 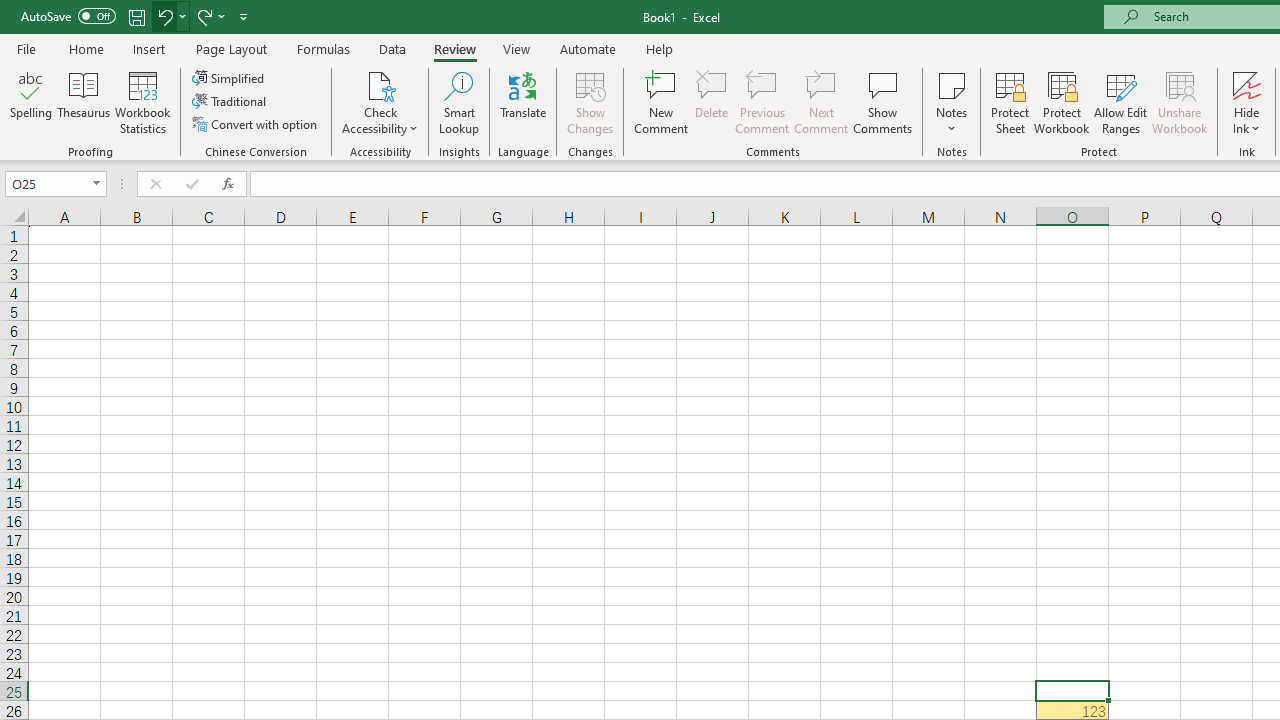 I want to click on 'Spelling...', so click(x=31, y=103).